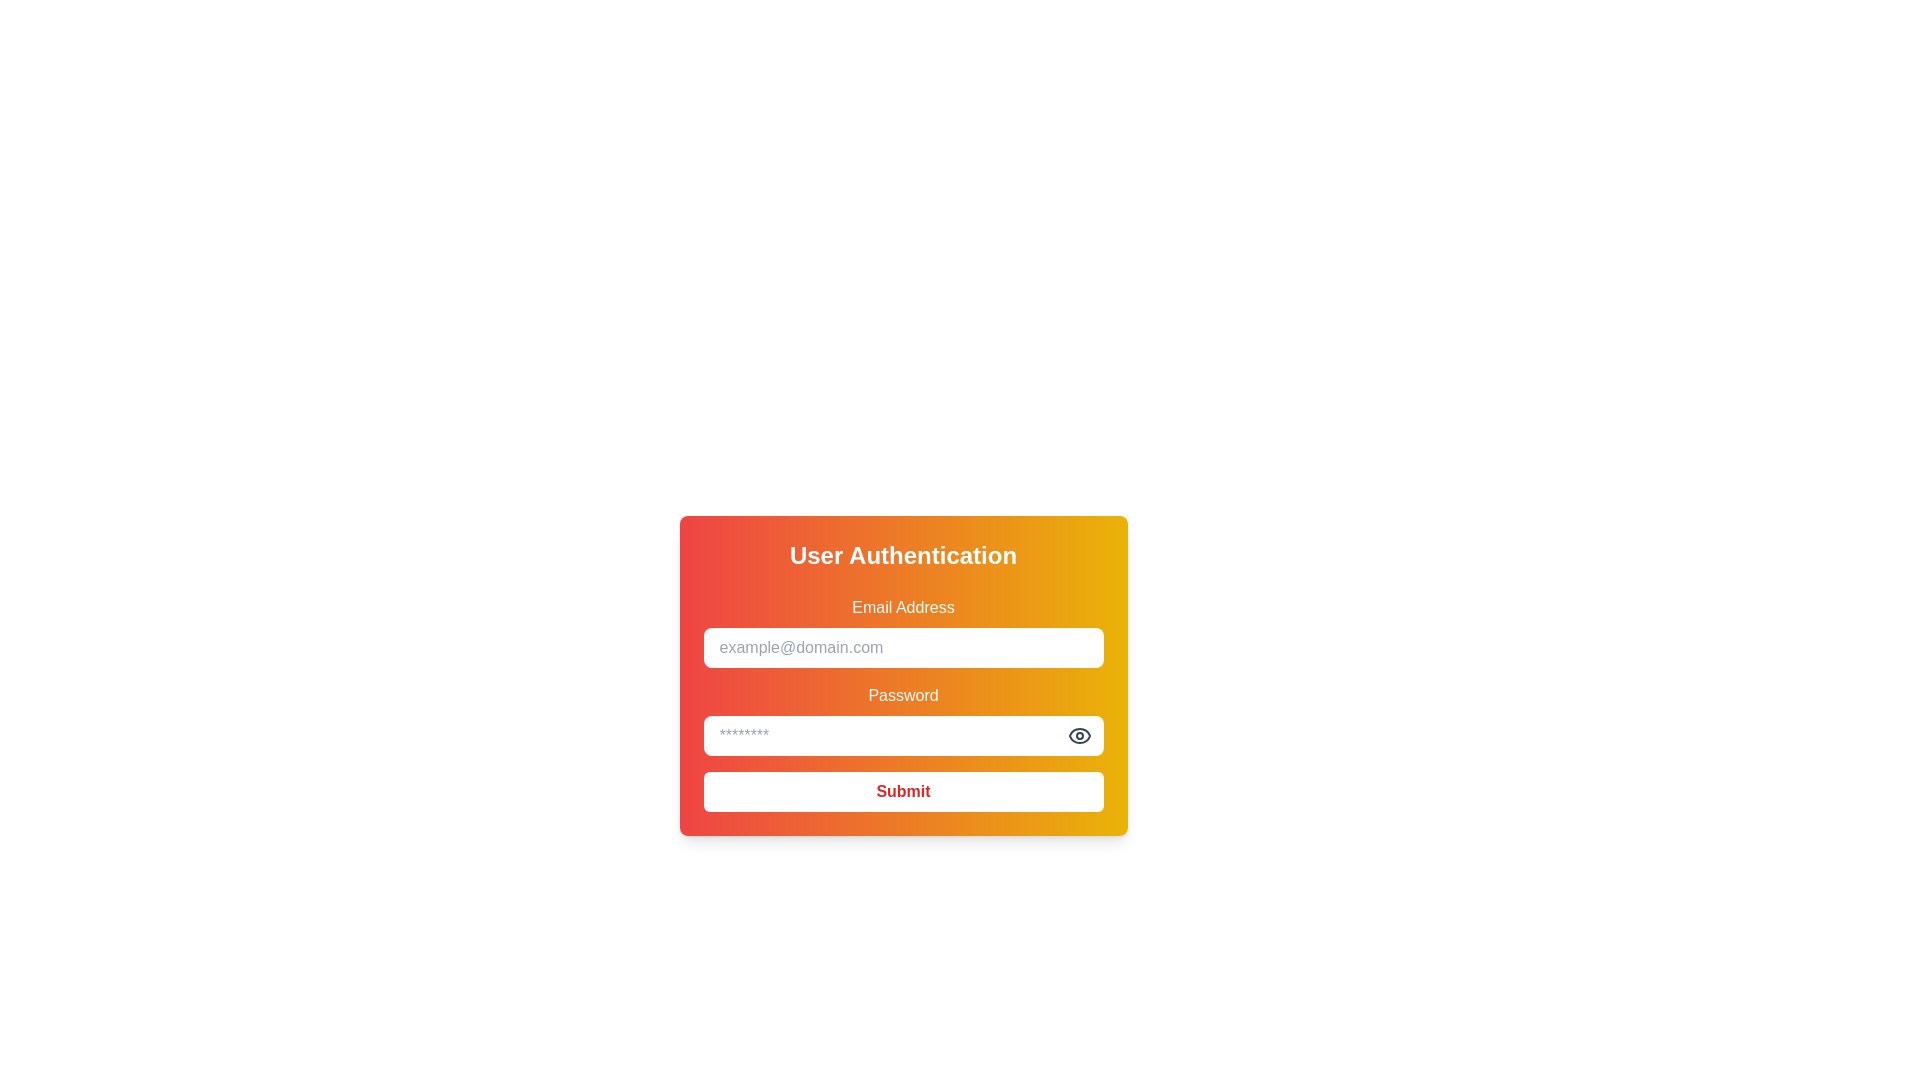  Describe the element at coordinates (902, 555) in the screenshot. I see `the title text 'User Authentication', which is styled with a bold, white font and is horizontally centered within a gradient background transitioning from red to yellow` at that location.